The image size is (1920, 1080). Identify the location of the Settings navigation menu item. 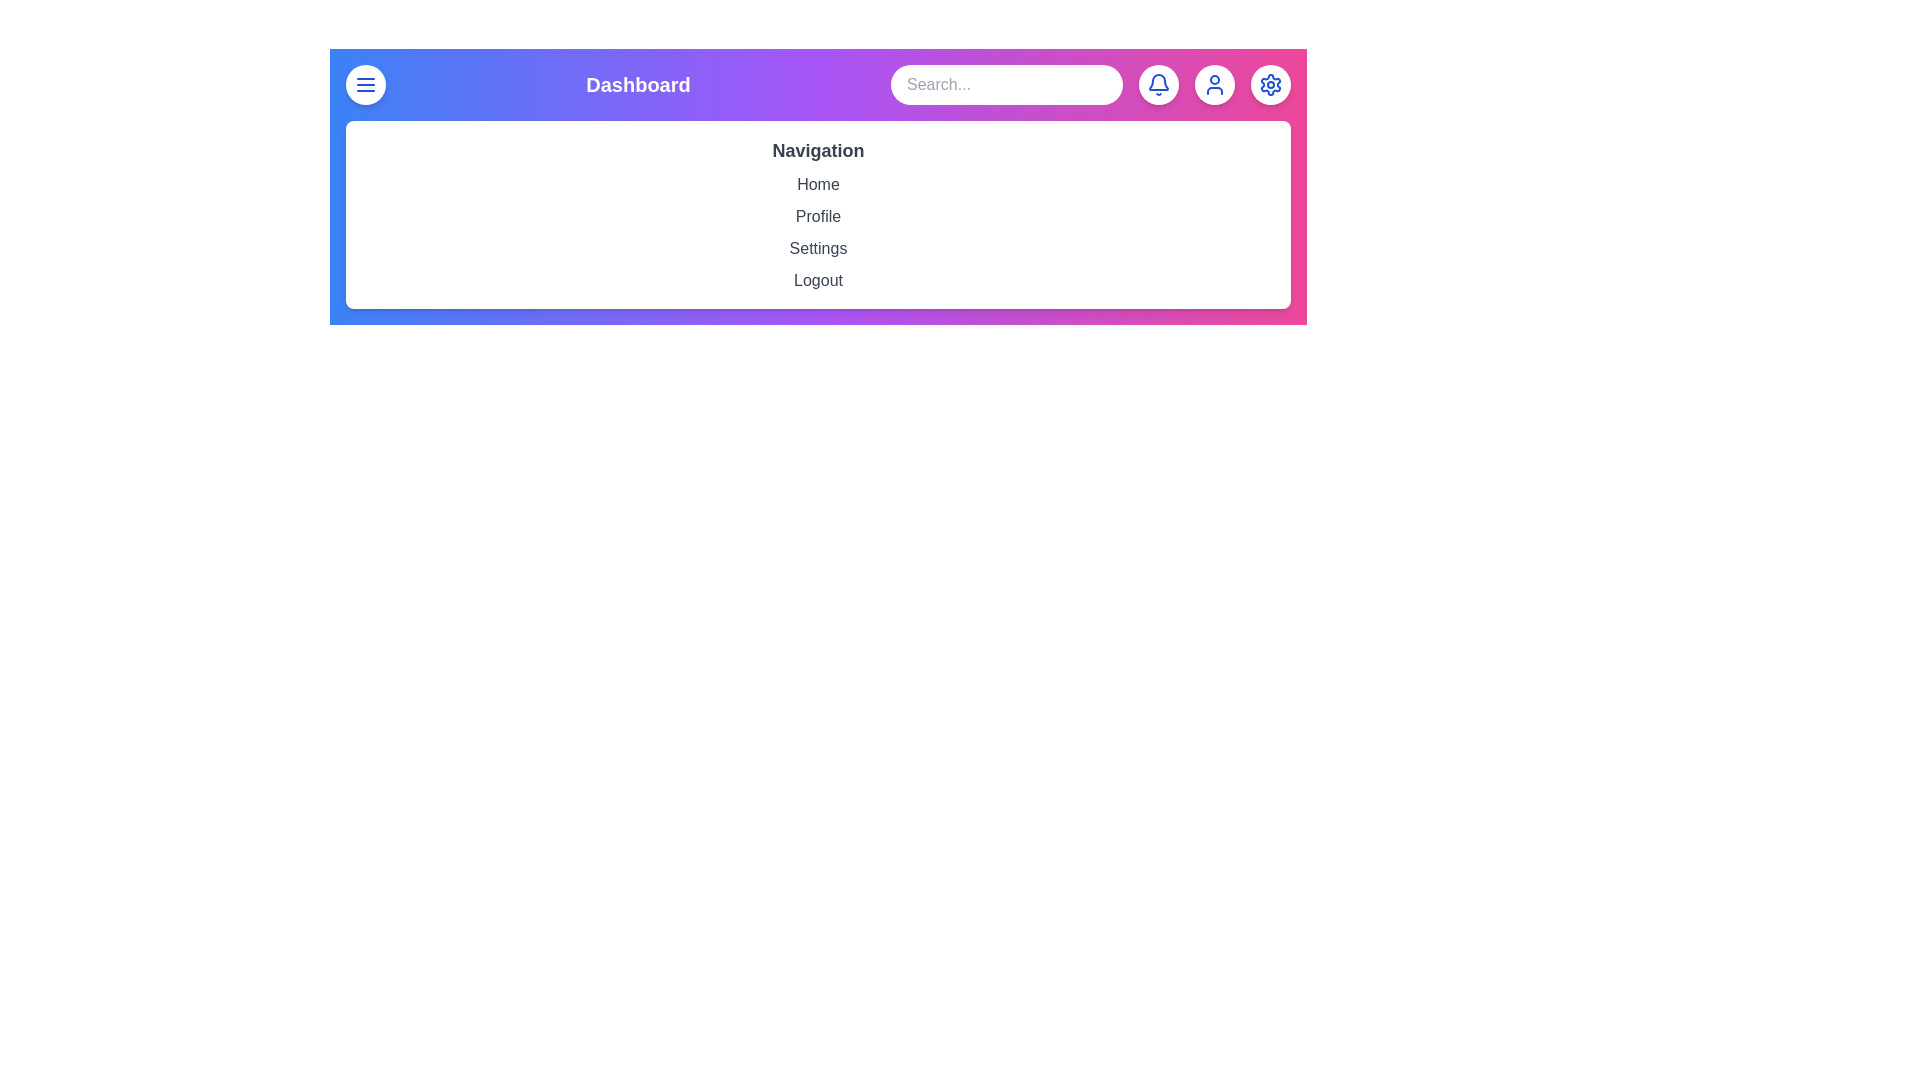
(818, 248).